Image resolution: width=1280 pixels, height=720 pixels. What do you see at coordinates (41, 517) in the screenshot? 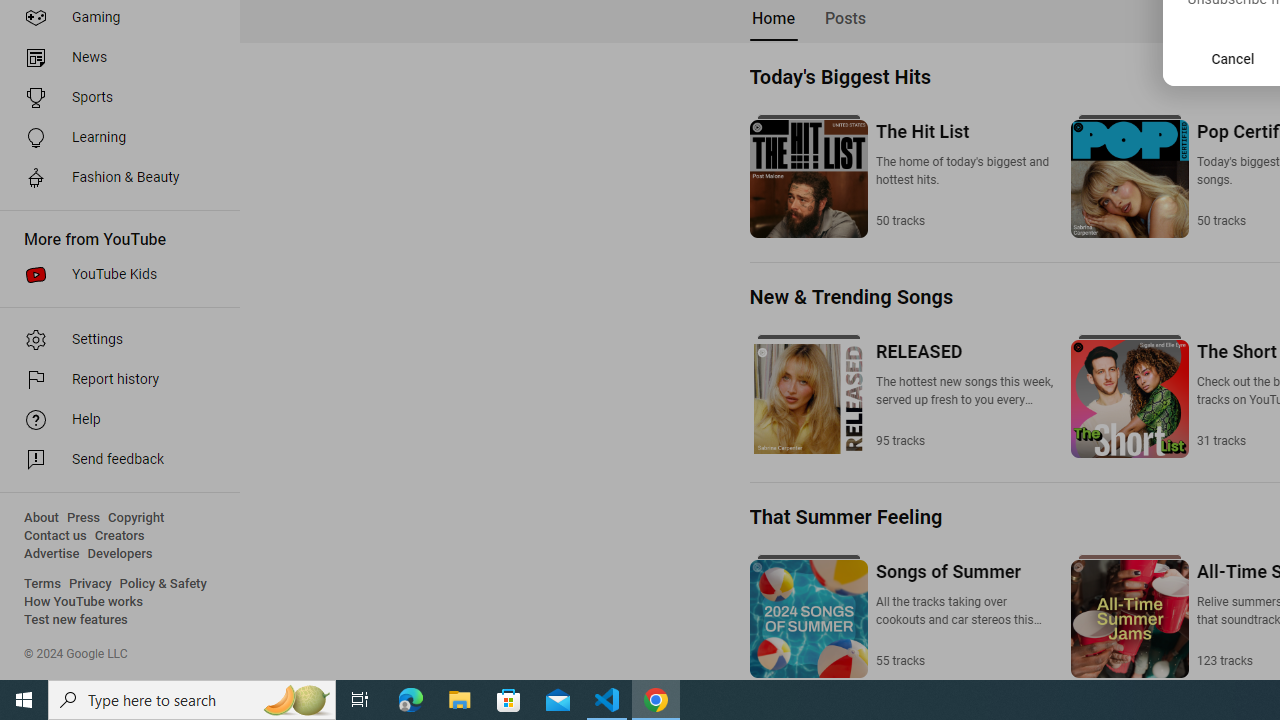
I see `'About'` at bounding box center [41, 517].